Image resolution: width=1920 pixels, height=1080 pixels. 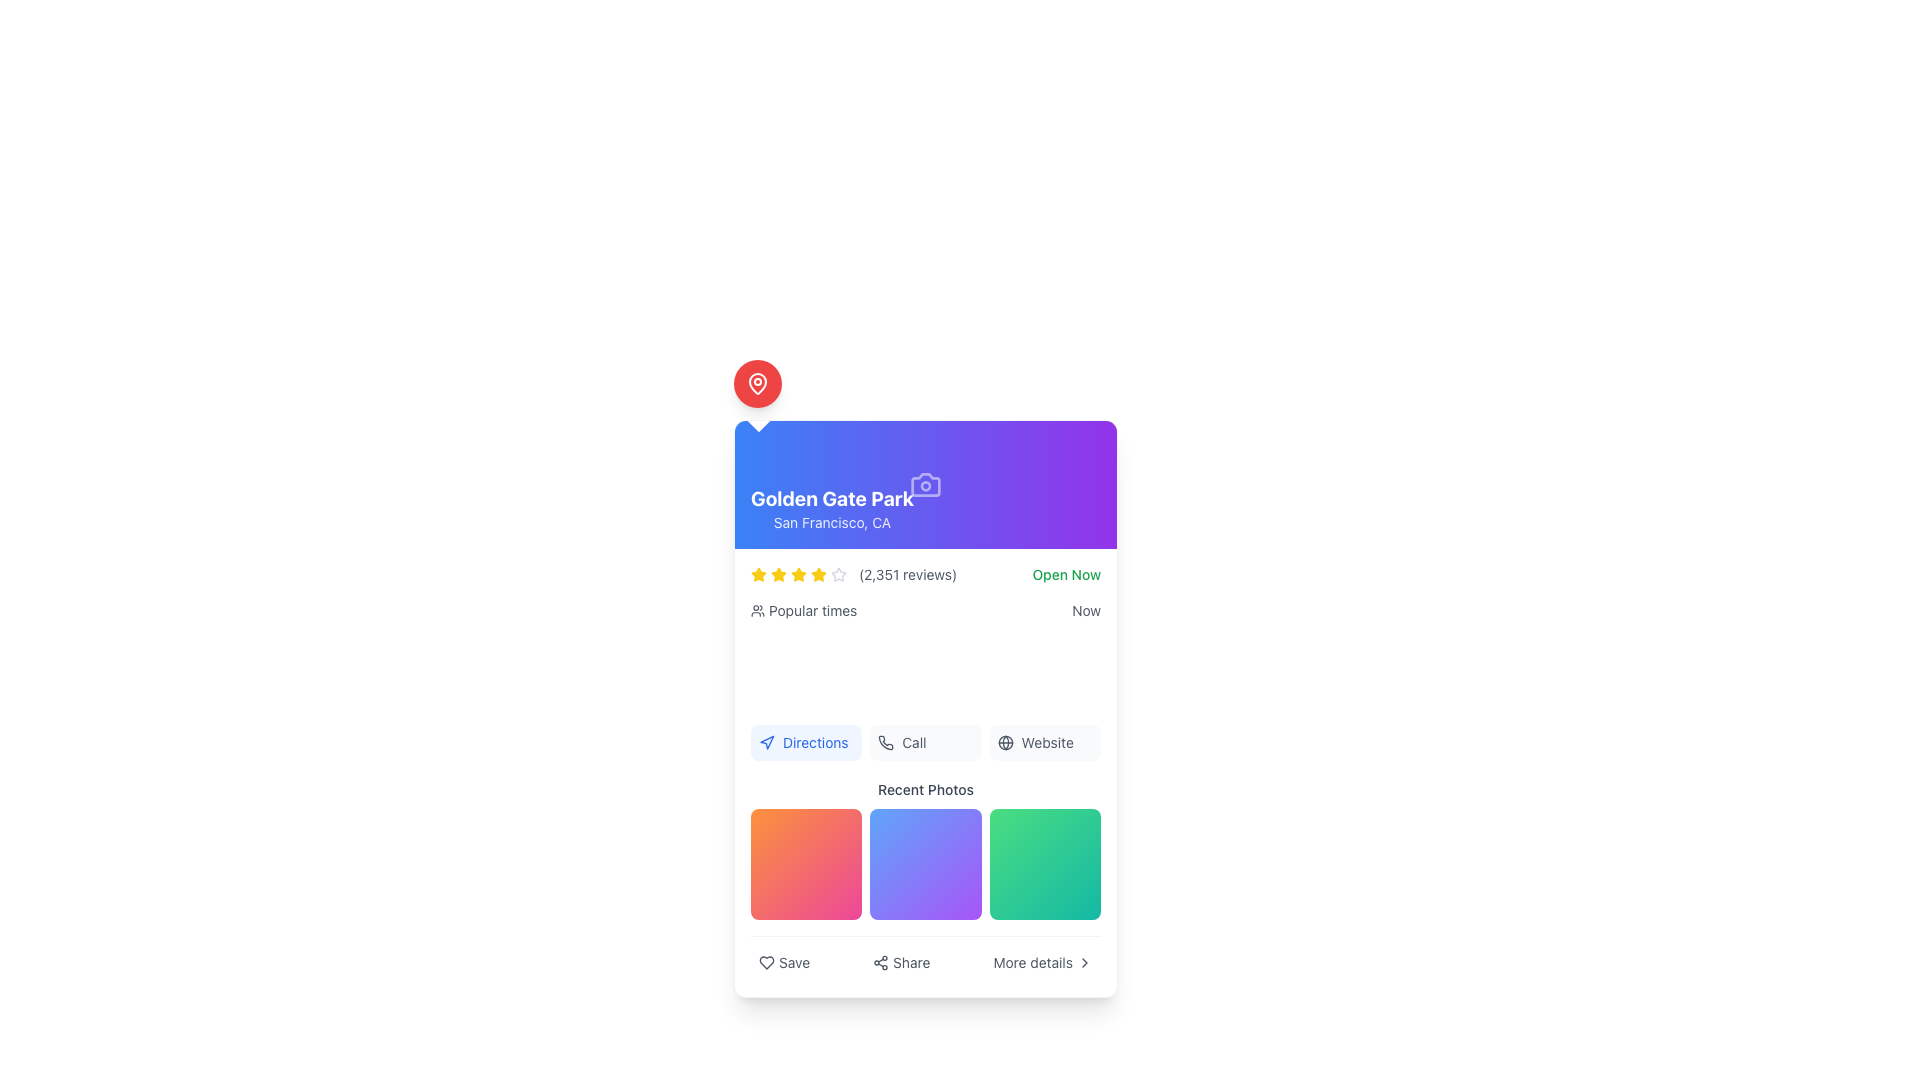 What do you see at coordinates (1083, 962) in the screenshot?
I see `the arrow icon located on the right side of the 'More details' button` at bounding box center [1083, 962].